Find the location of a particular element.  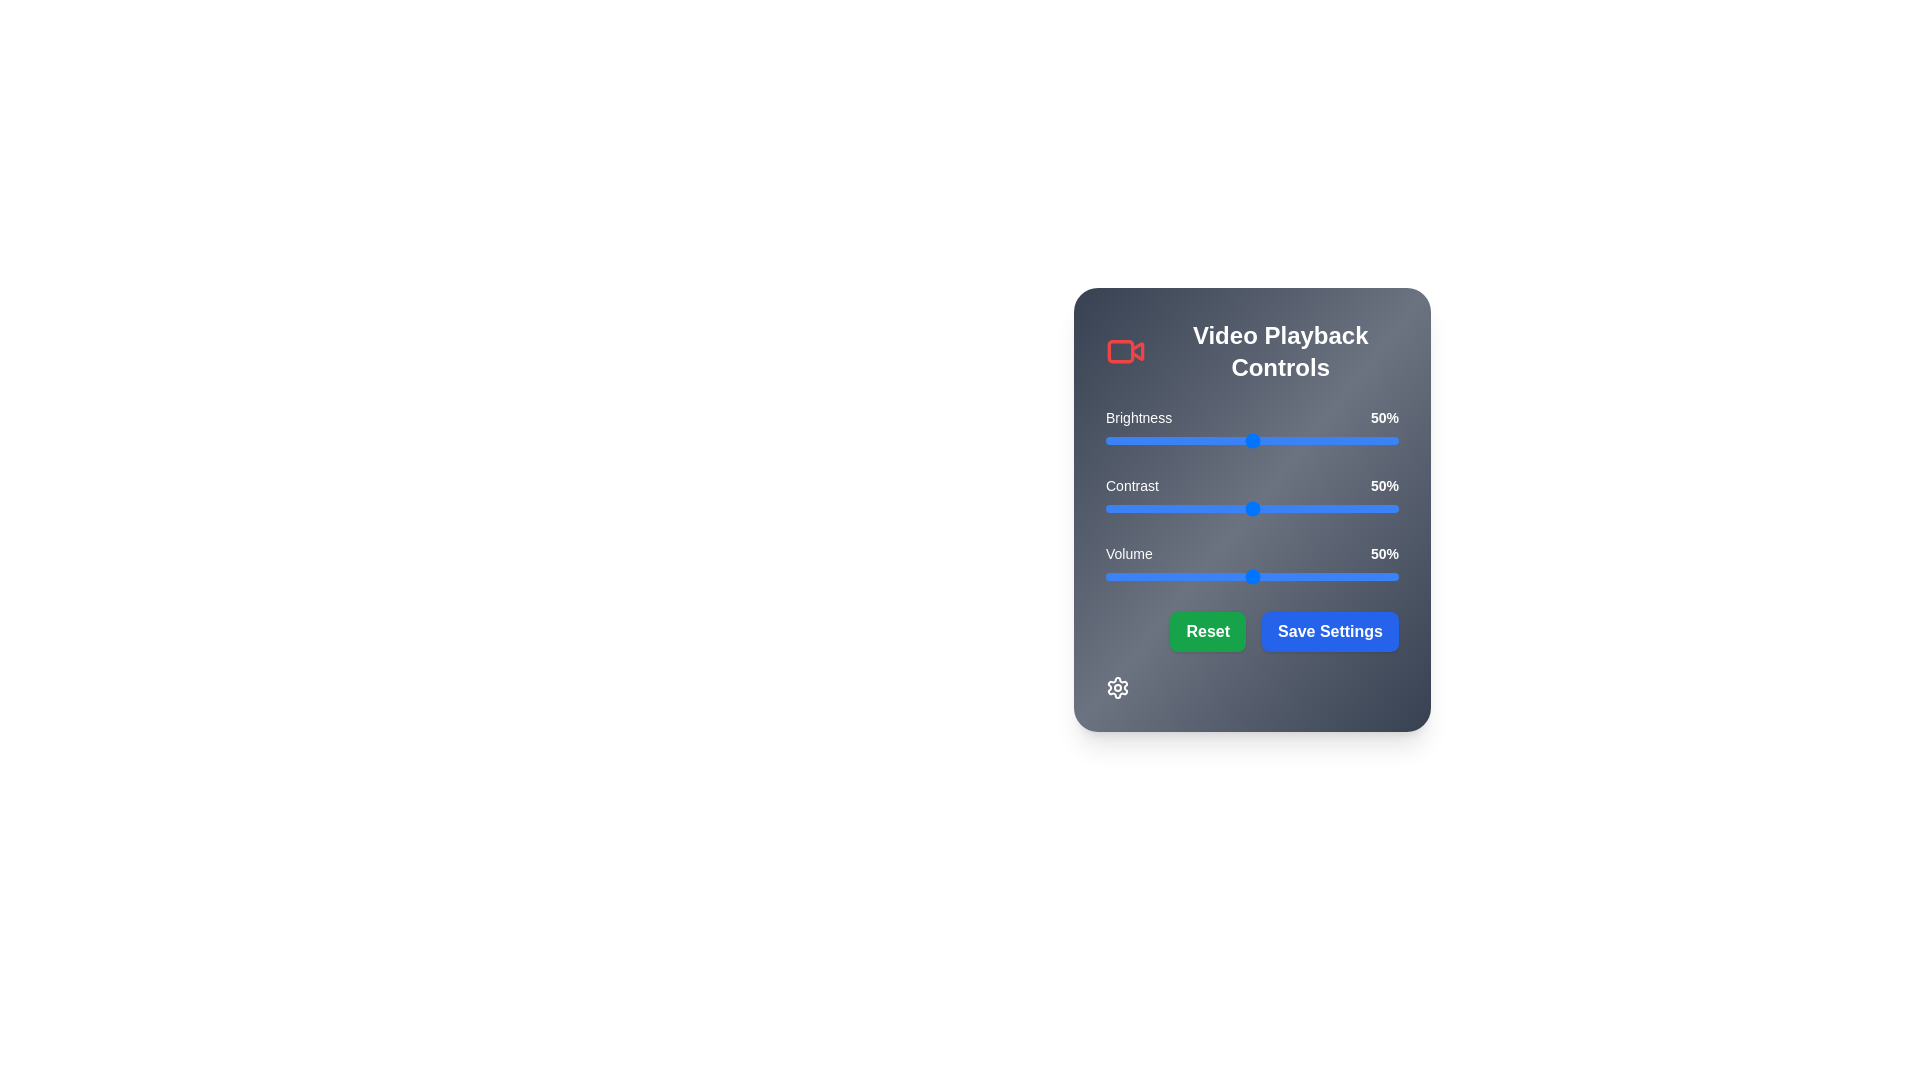

the settings icon located at the bottom-left corner of the 'Video Playback Controls' panel is located at coordinates (1117, 686).